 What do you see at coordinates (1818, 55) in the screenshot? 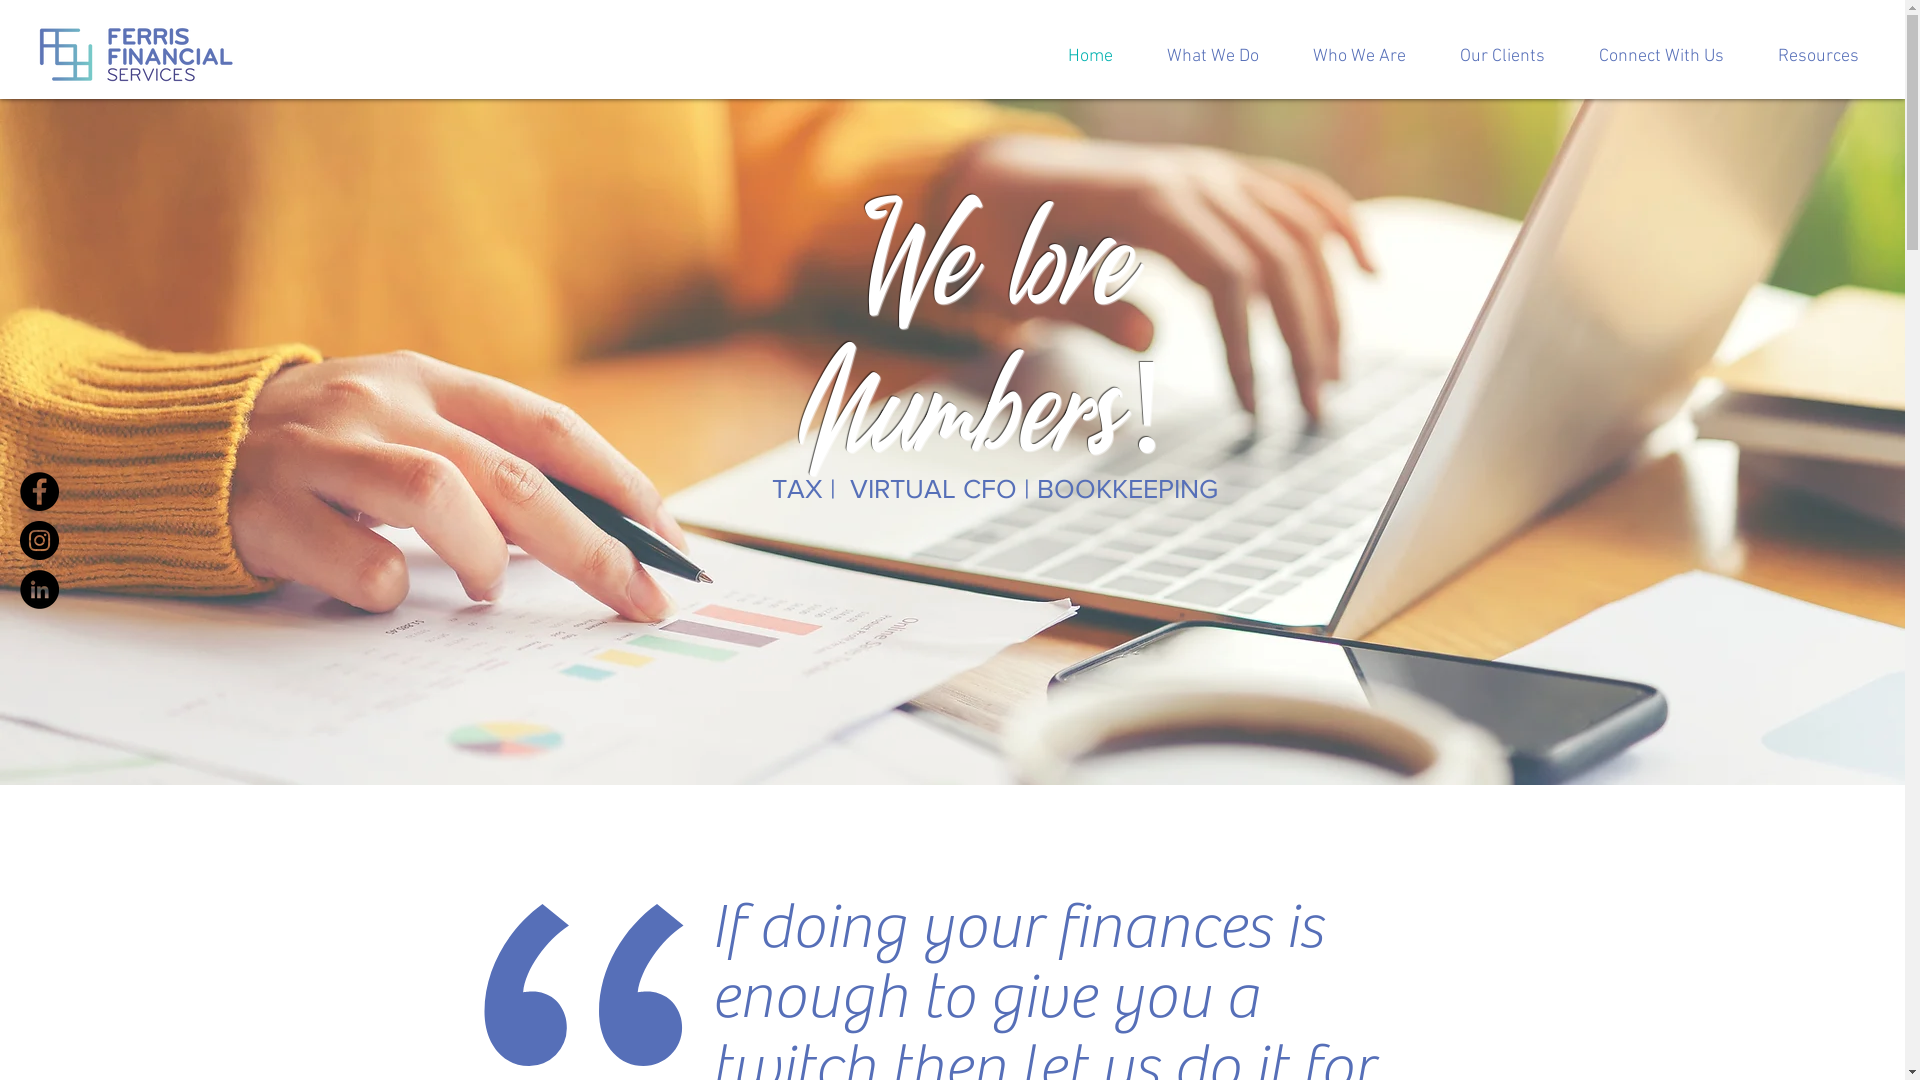
I see `'Resources'` at bounding box center [1818, 55].